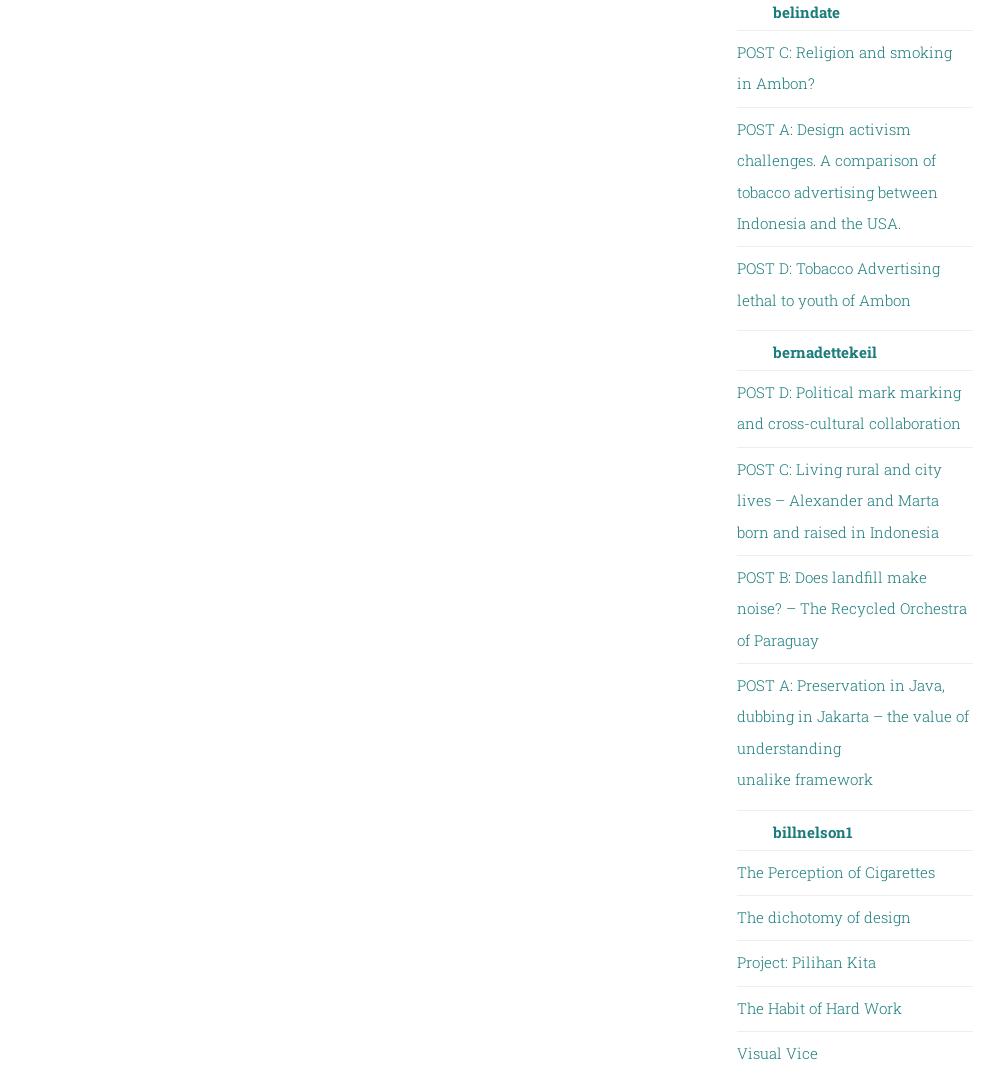 This screenshot has height=1078, width=1000. I want to click on 'billnelson1', so click(812, 831).